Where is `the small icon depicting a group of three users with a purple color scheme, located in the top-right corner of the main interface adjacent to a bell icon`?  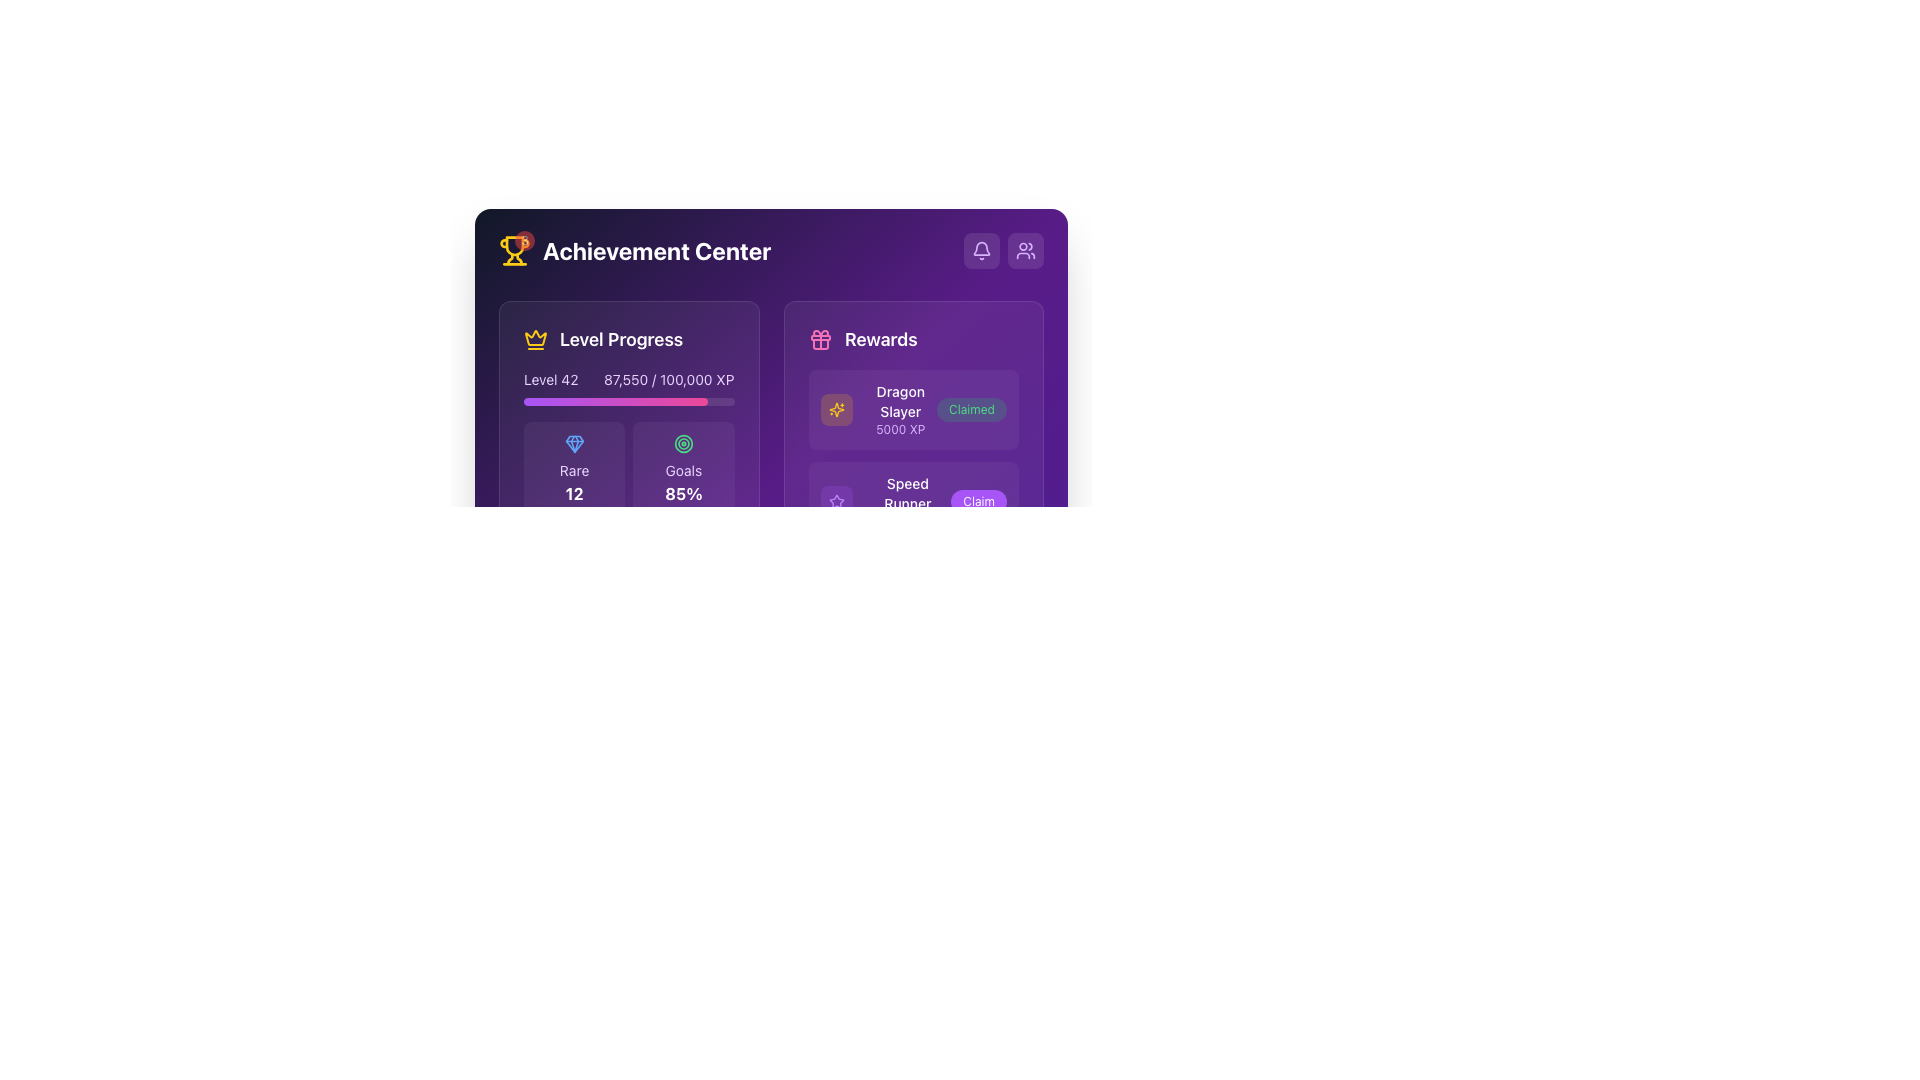 the small icon depicting a group of three users with a purple color scheme, located in the top-right corner of the main interface adjacent to a bell icon is located at coordinates (1026, 249).